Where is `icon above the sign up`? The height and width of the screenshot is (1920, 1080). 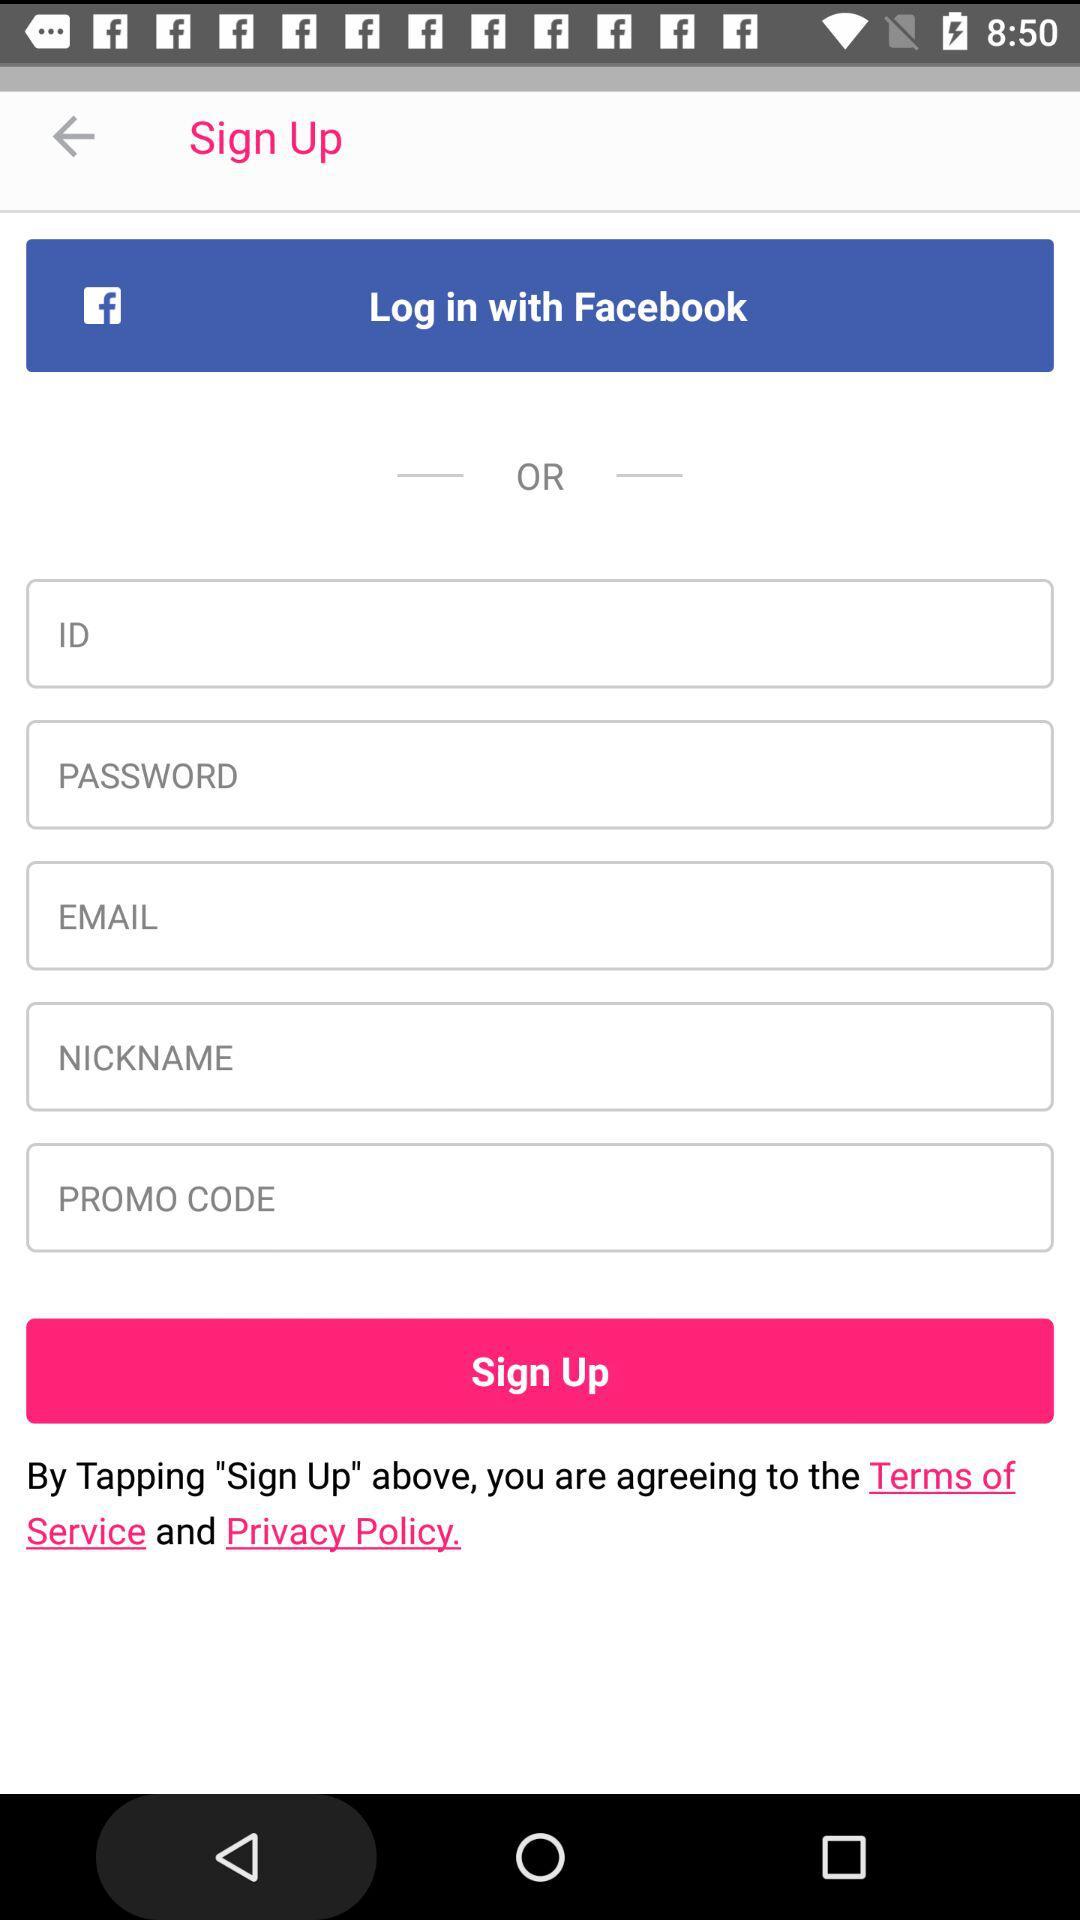
icon above the sign up is located at coordinates (540, 1197).